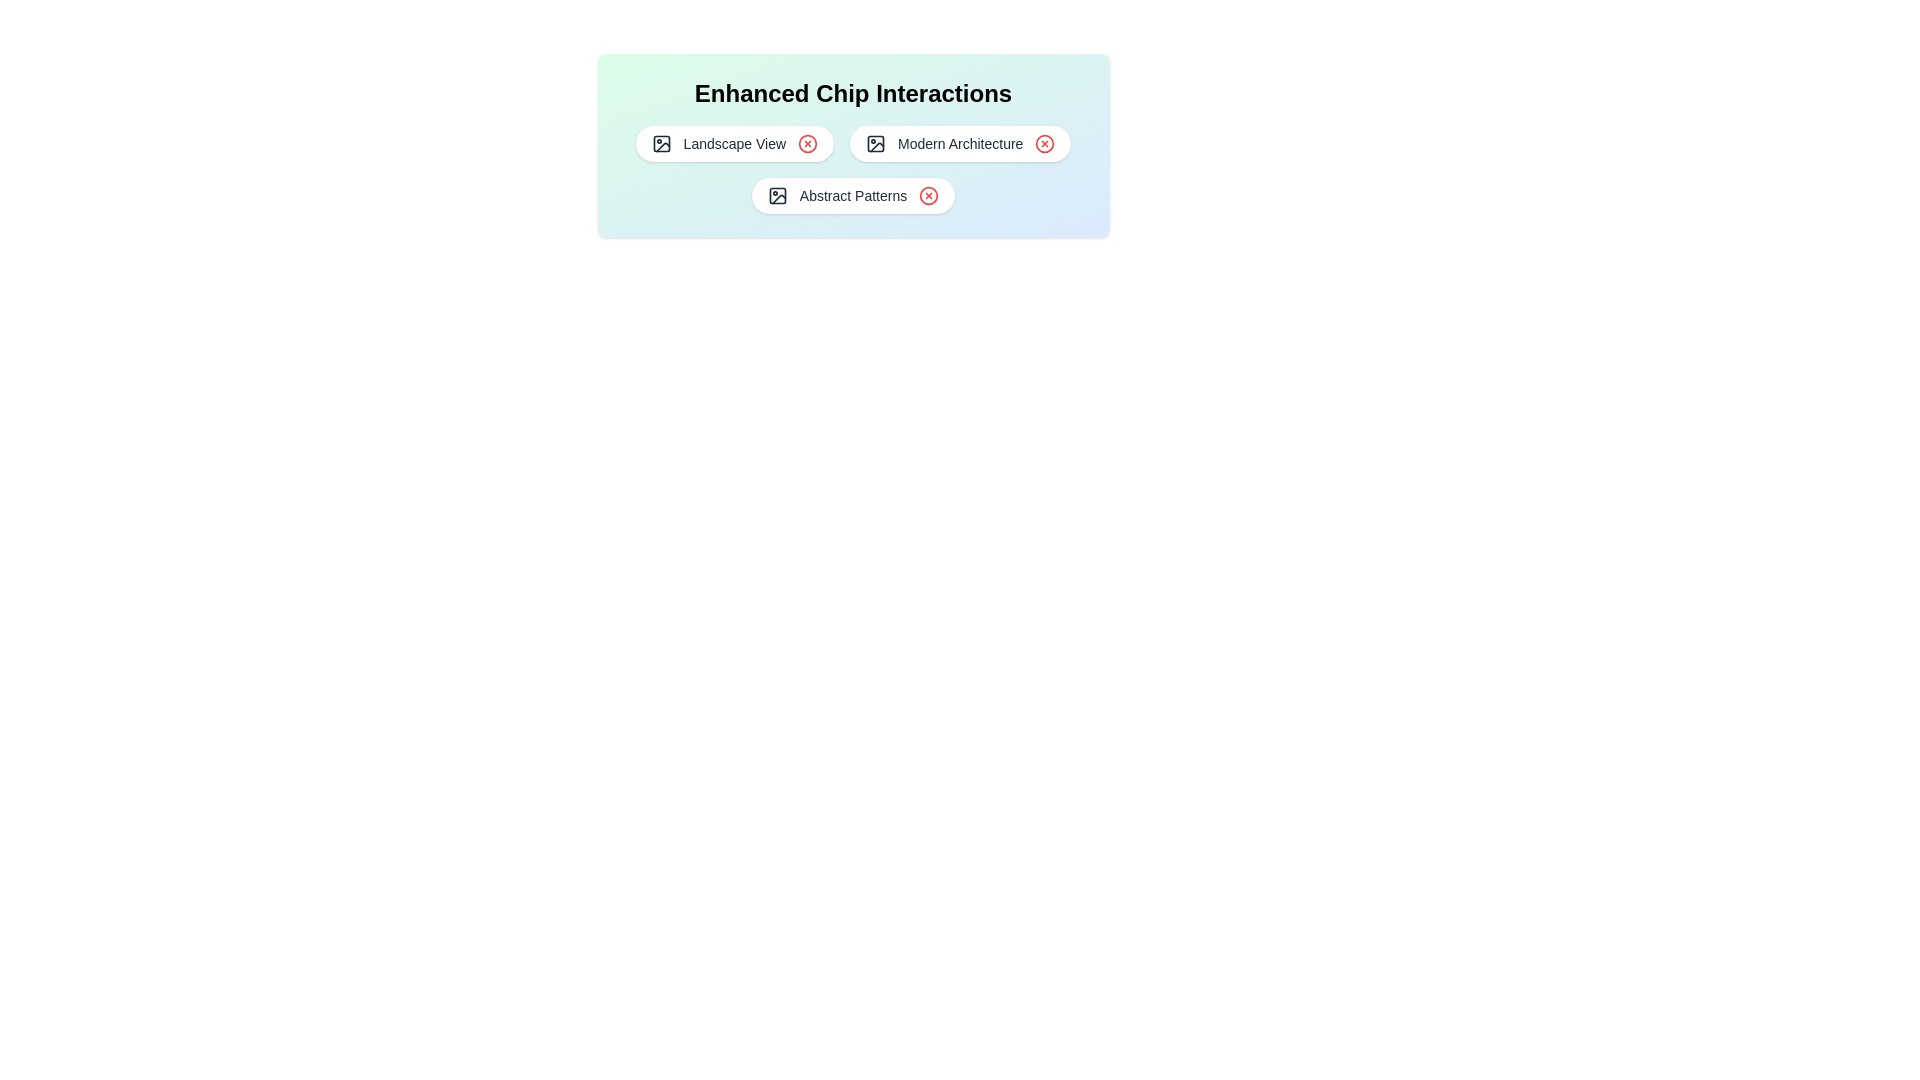 The width and height of the screenshot is (1920, 1080). What do you see at coordinates (776, 196) in the screenshot?
I see `the icon of the chip labeled Abstract Patterns` at bounding box center [776, 196].